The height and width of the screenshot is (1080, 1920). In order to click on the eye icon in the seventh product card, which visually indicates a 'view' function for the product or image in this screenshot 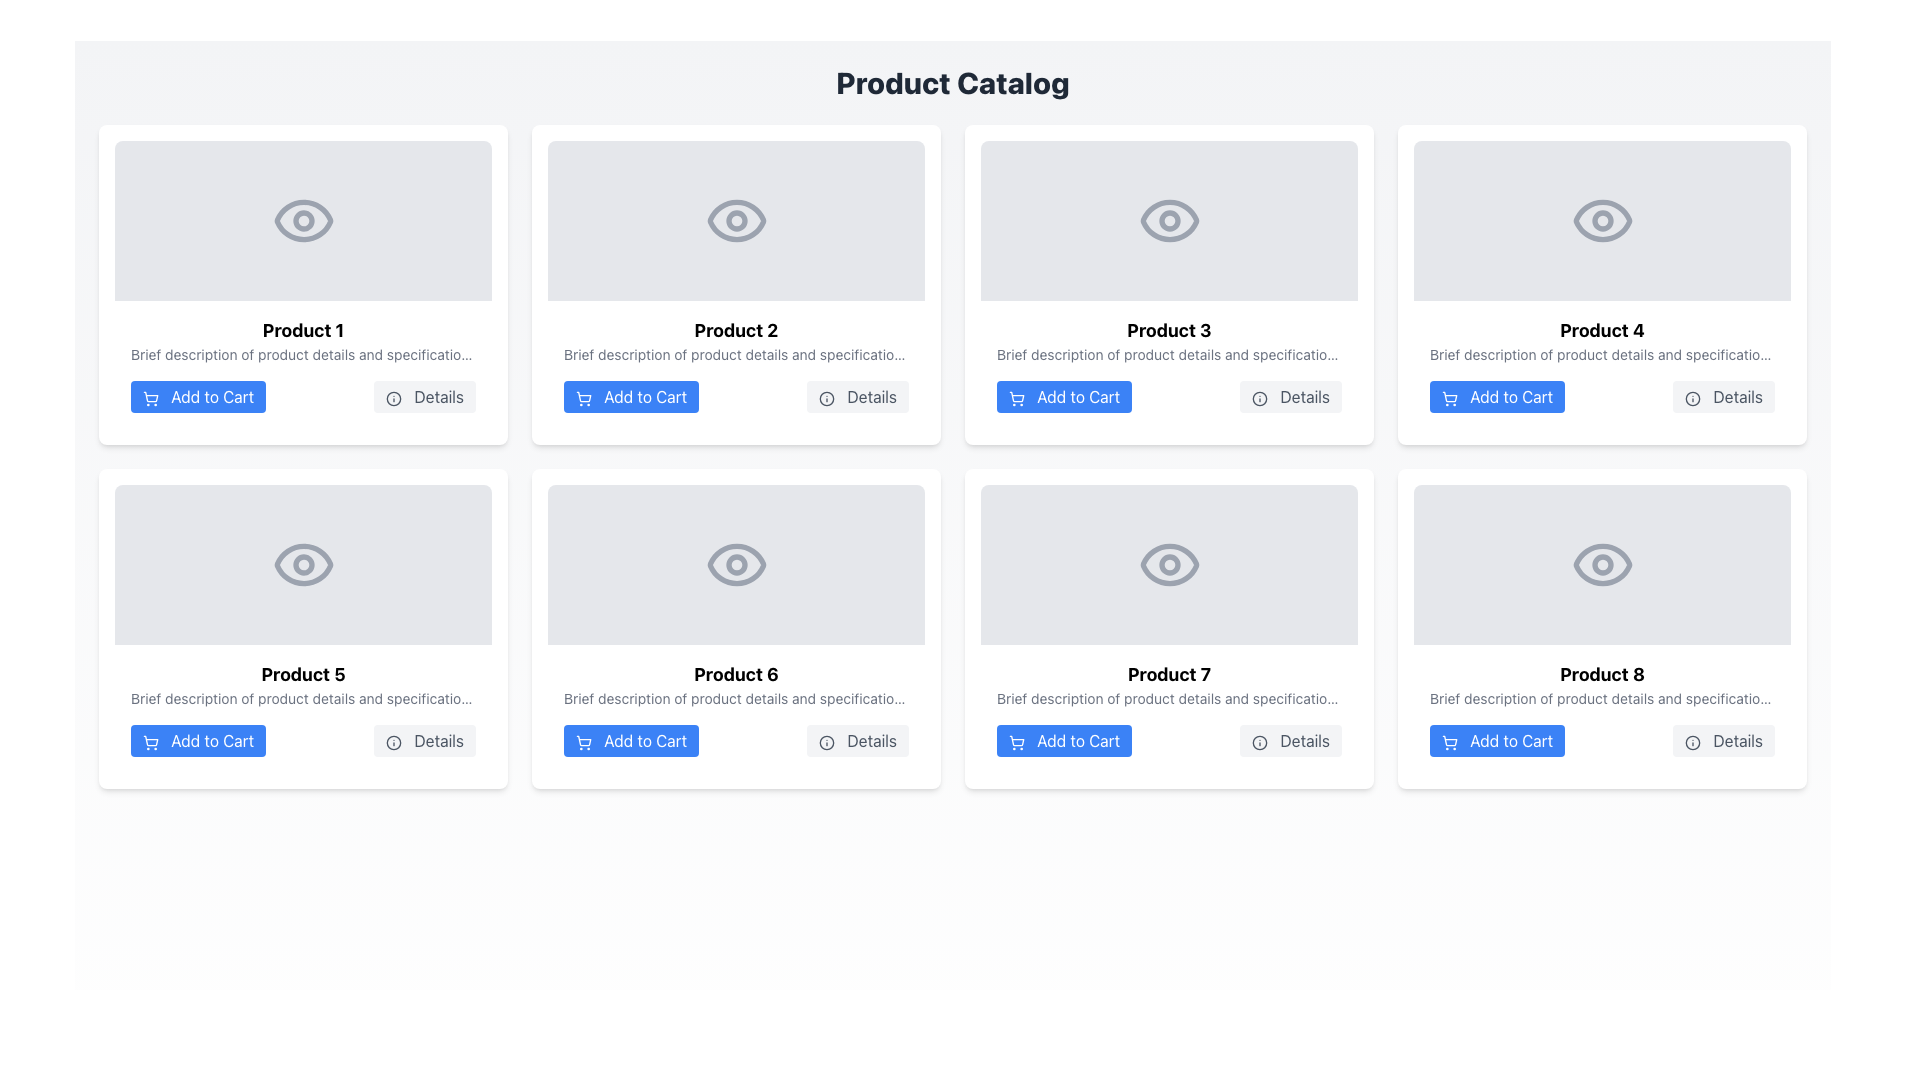, I will do `click(1169, 564)`.